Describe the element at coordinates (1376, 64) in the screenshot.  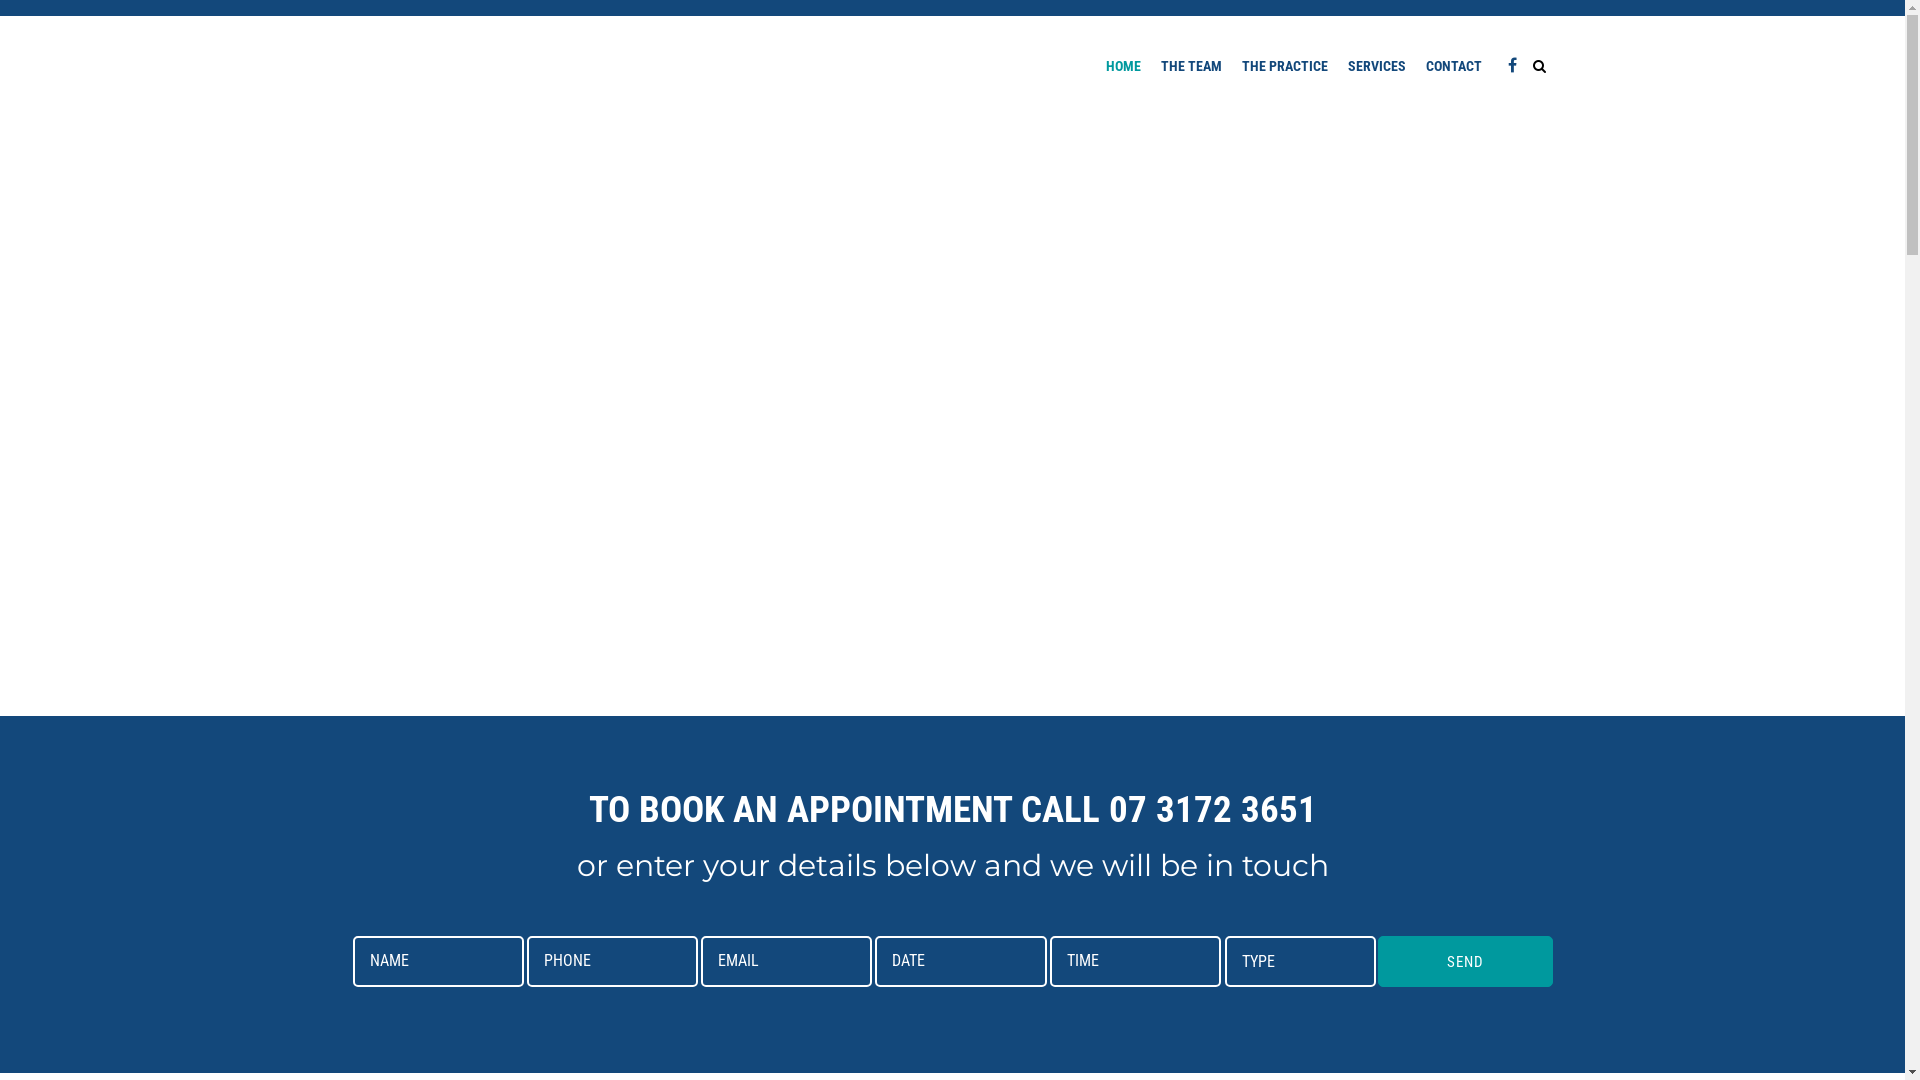
I see `'SERVICES'` at that location.